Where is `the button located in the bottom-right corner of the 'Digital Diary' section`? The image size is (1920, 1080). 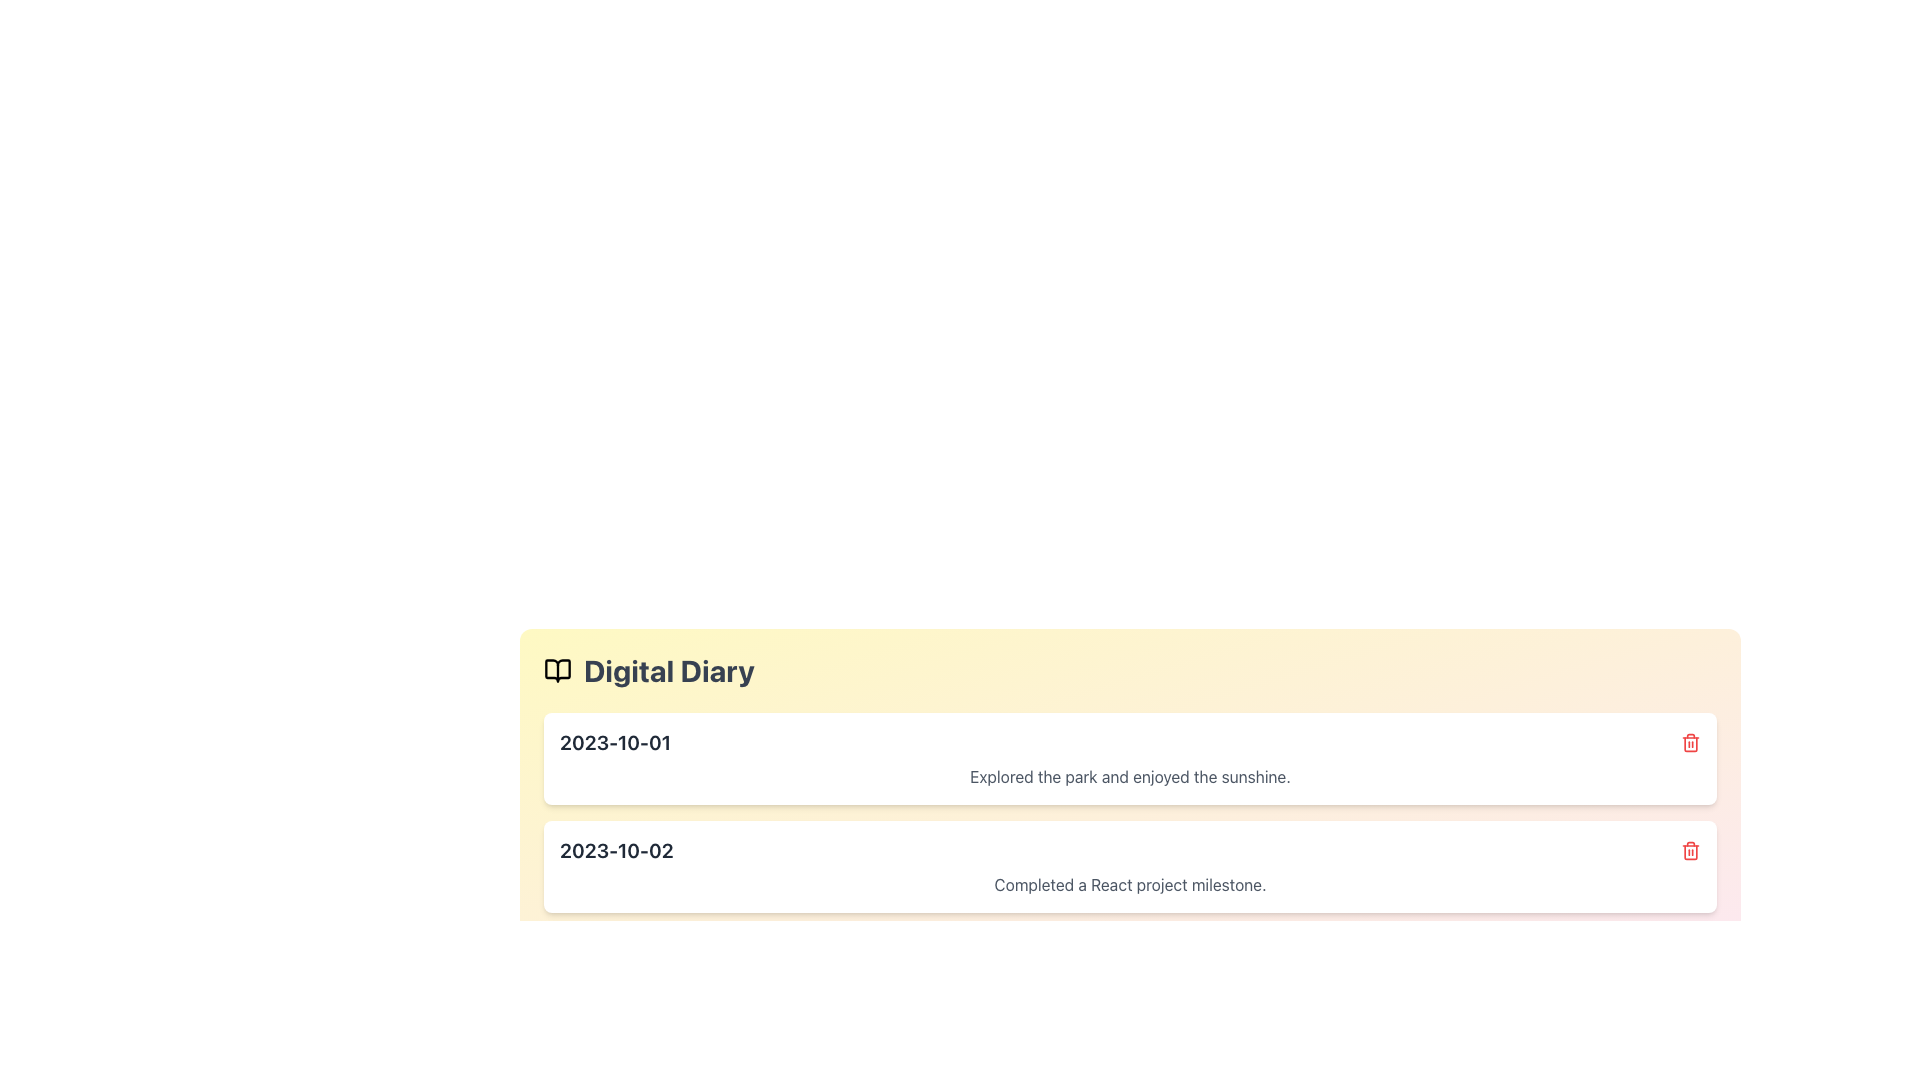
the button located in the bottom-right corner of the 'Digital Diary' section is located at coordinates (1689, 948).